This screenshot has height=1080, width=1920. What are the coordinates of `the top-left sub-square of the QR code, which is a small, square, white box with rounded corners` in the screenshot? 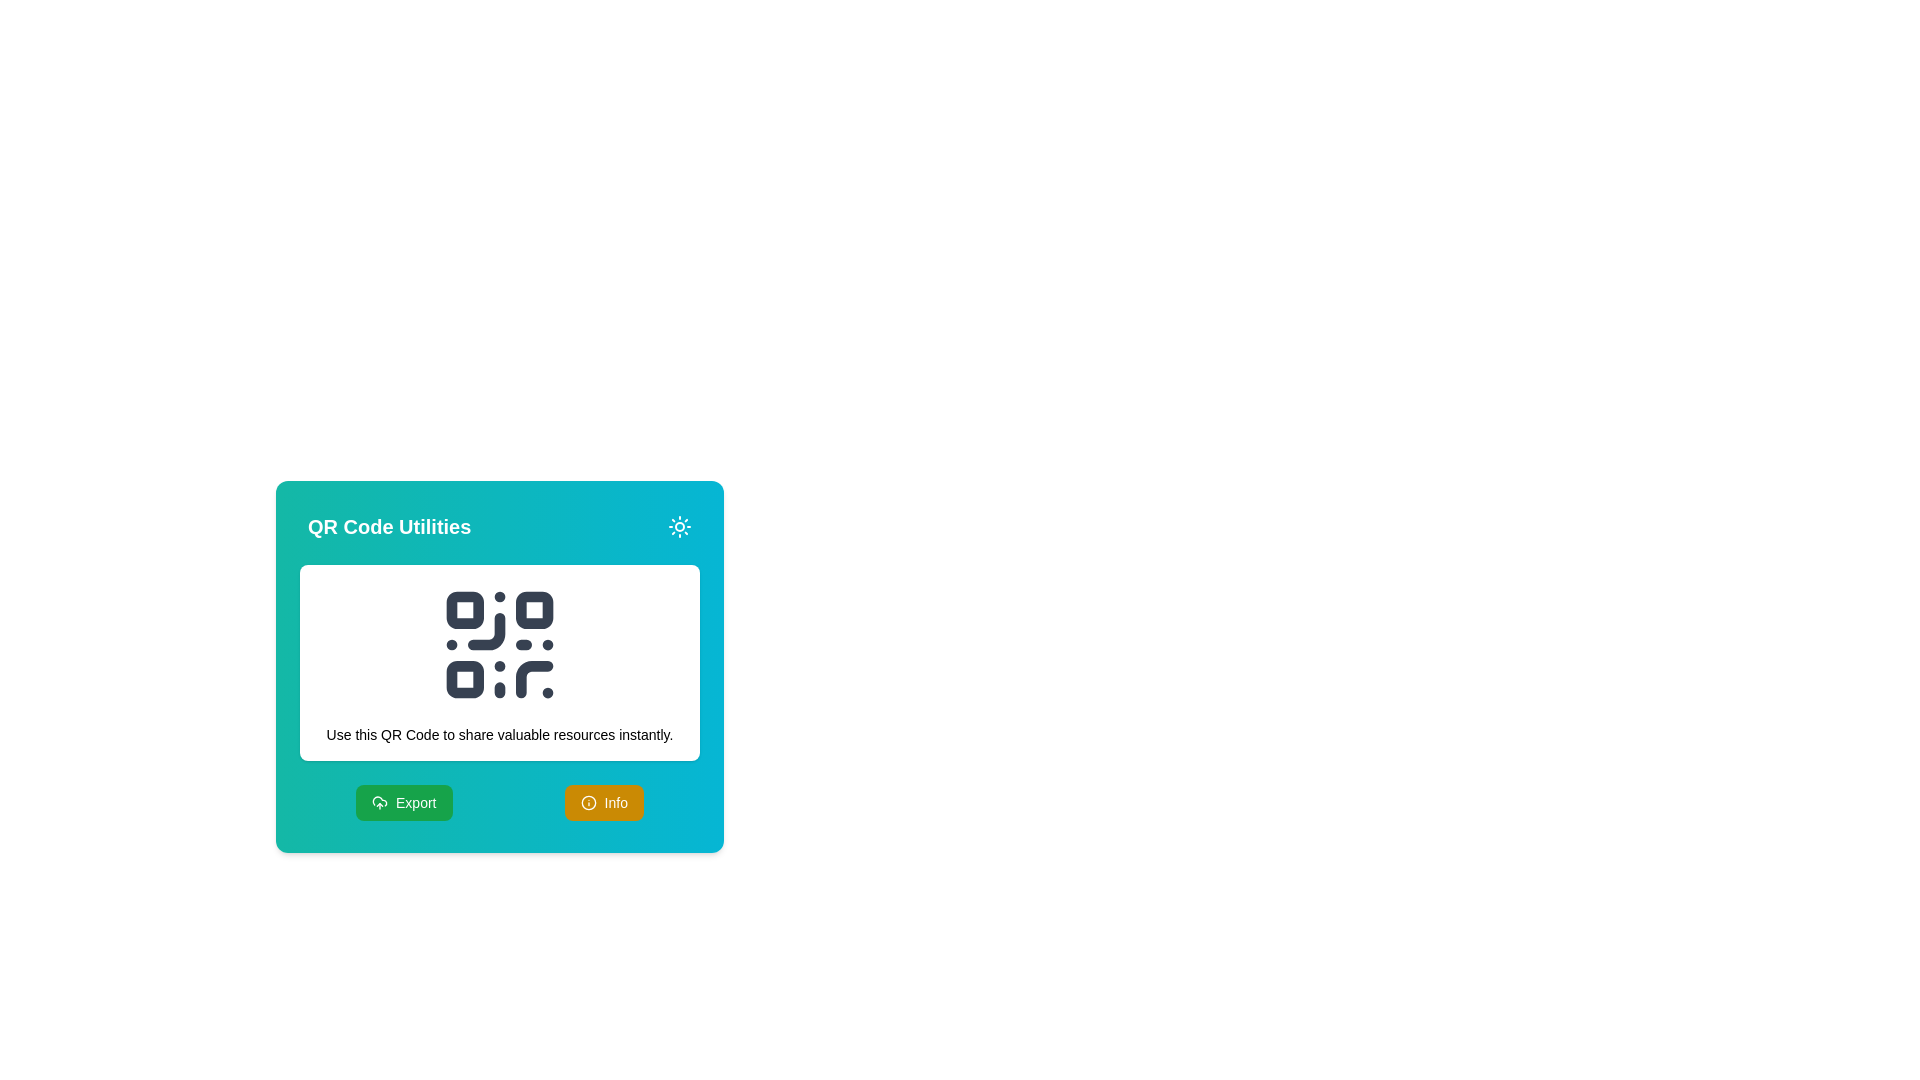 It's located at (464, 609).